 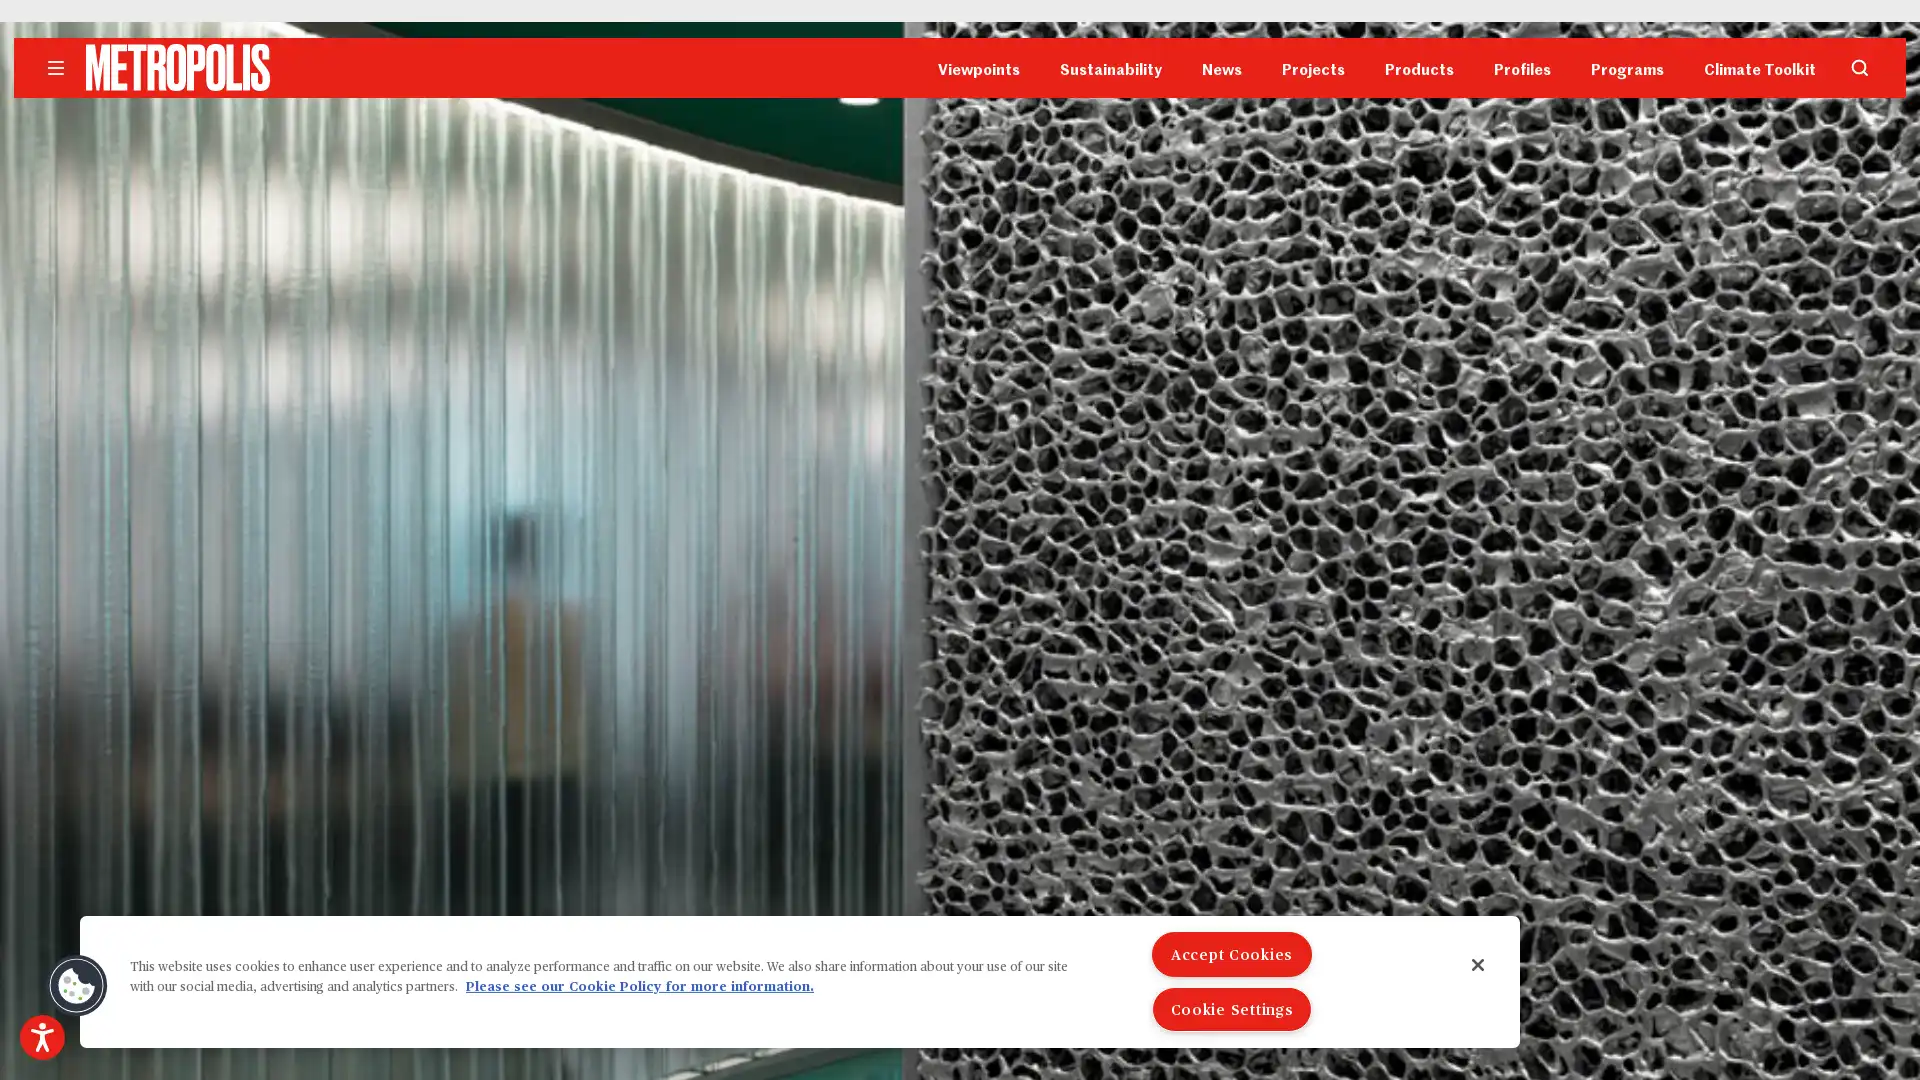 What do you see at coordinates (1218, 219) in the screenshot?
I see `Close` at bounding box center [1218, 219].